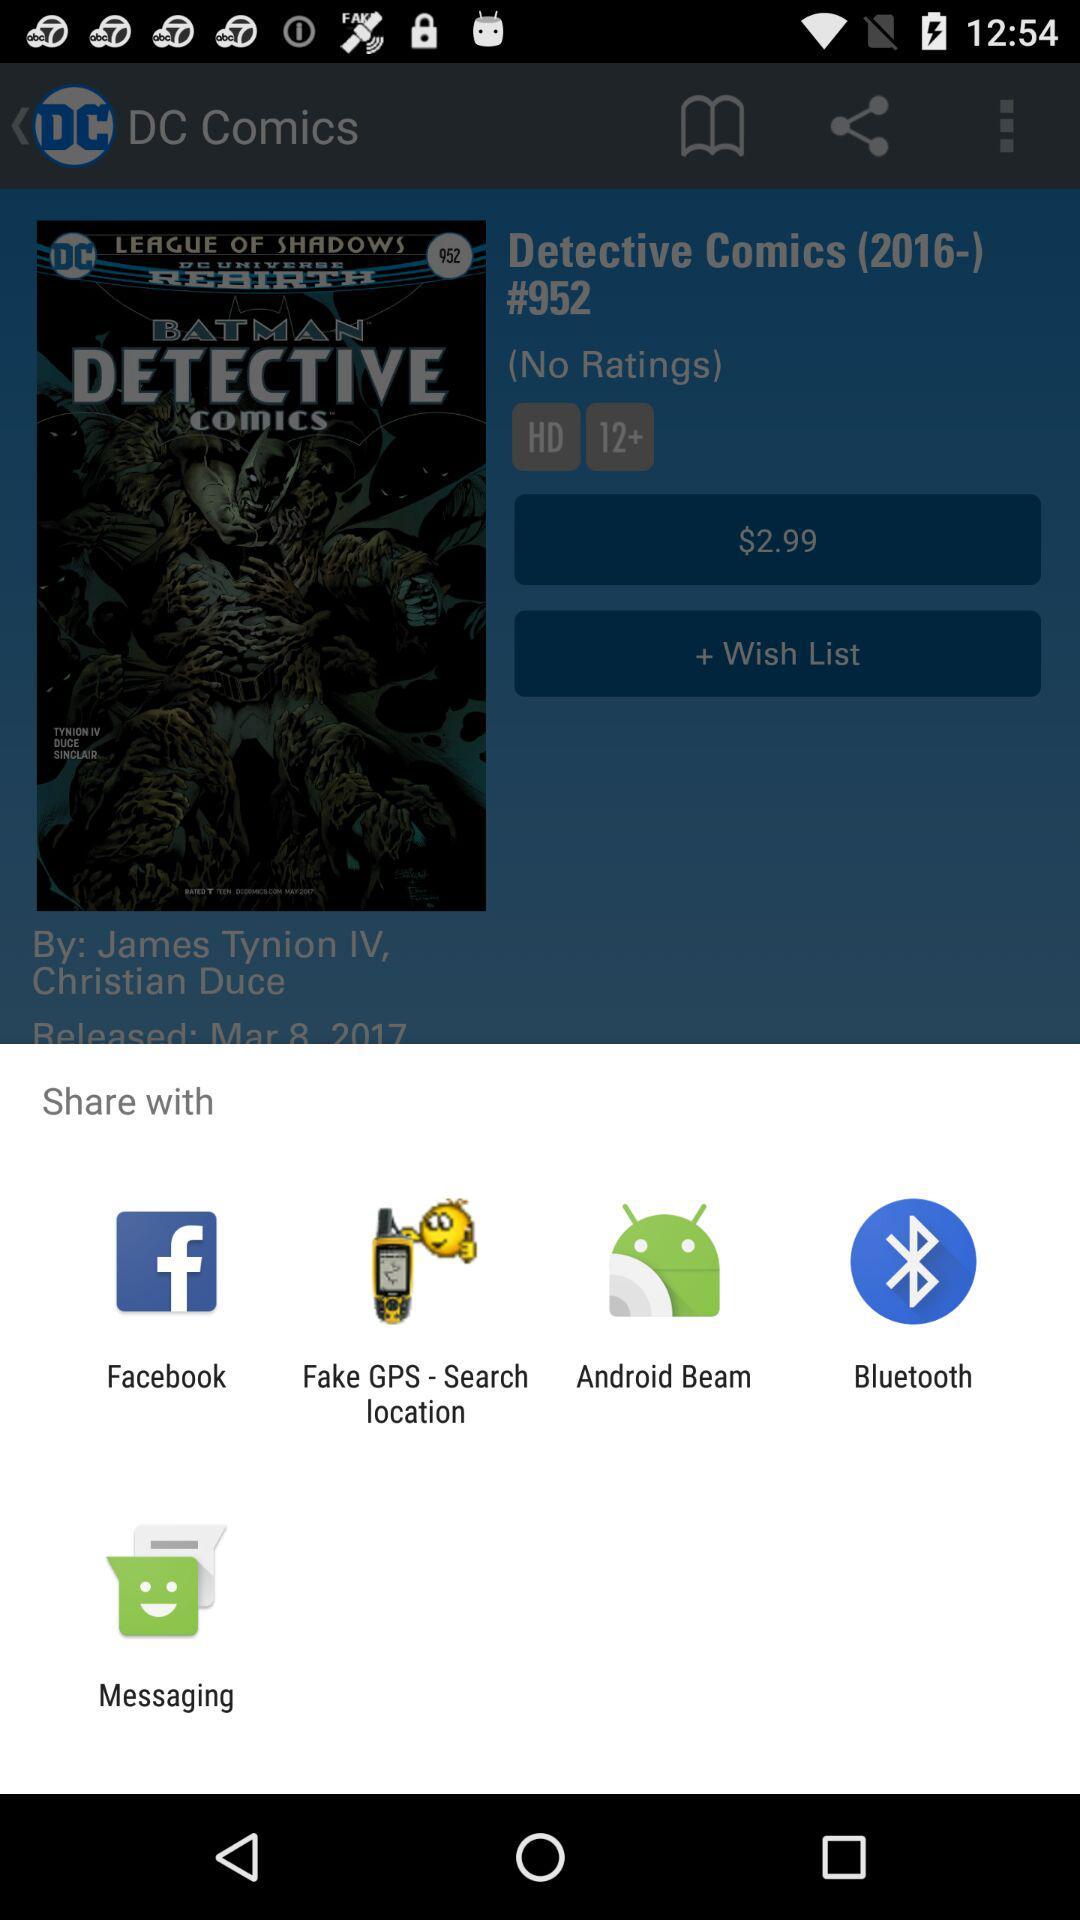 Image resolution: width=1080 pixels, height=1920 pixels. What do you see at coordinates (664, 1392) in the screenshot?
I see `the android beam app` at bounding box center [664, 1392].